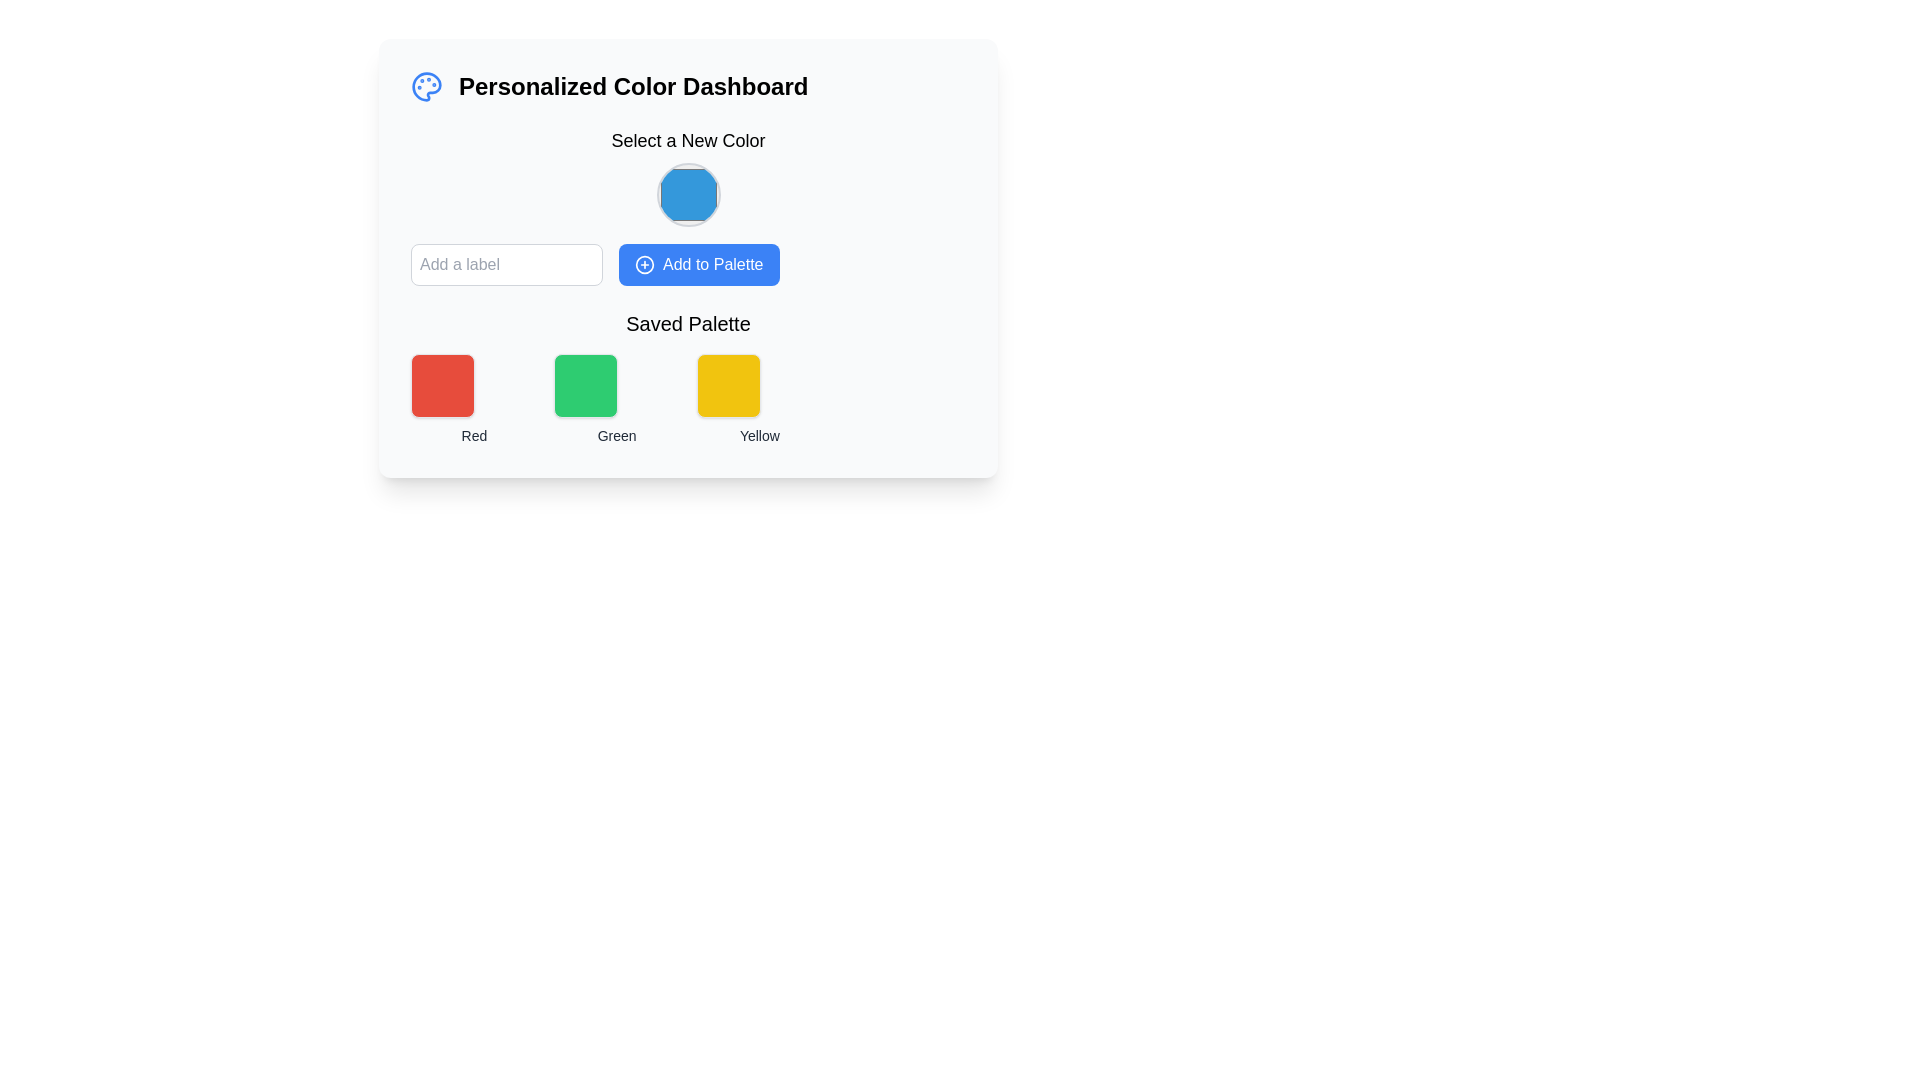 The height and width of the screenshot is (1080, 1920). I want to click on the 'Add to Palette' text label, which is displayed in white font color on a blue rectangular button with rounded corners, located in the central content section of the interface, so click(713, 264).